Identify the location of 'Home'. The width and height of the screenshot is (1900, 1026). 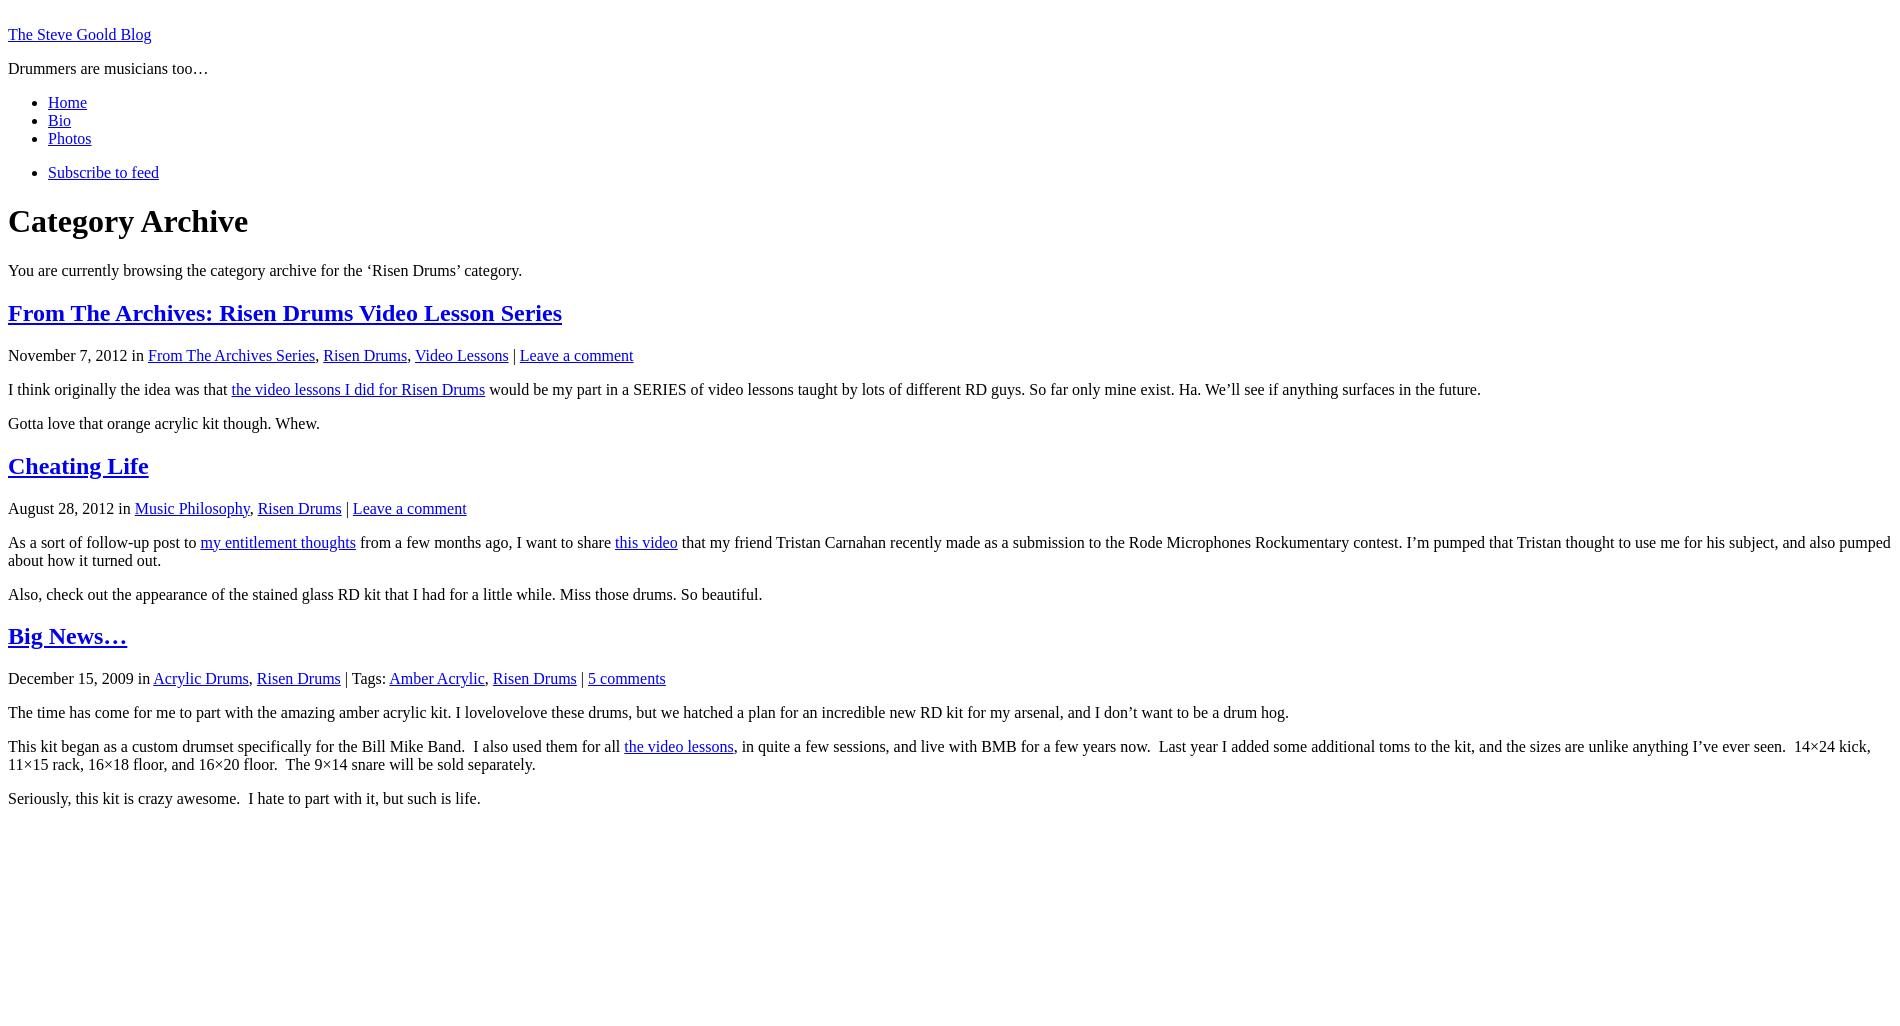
(67, 101).